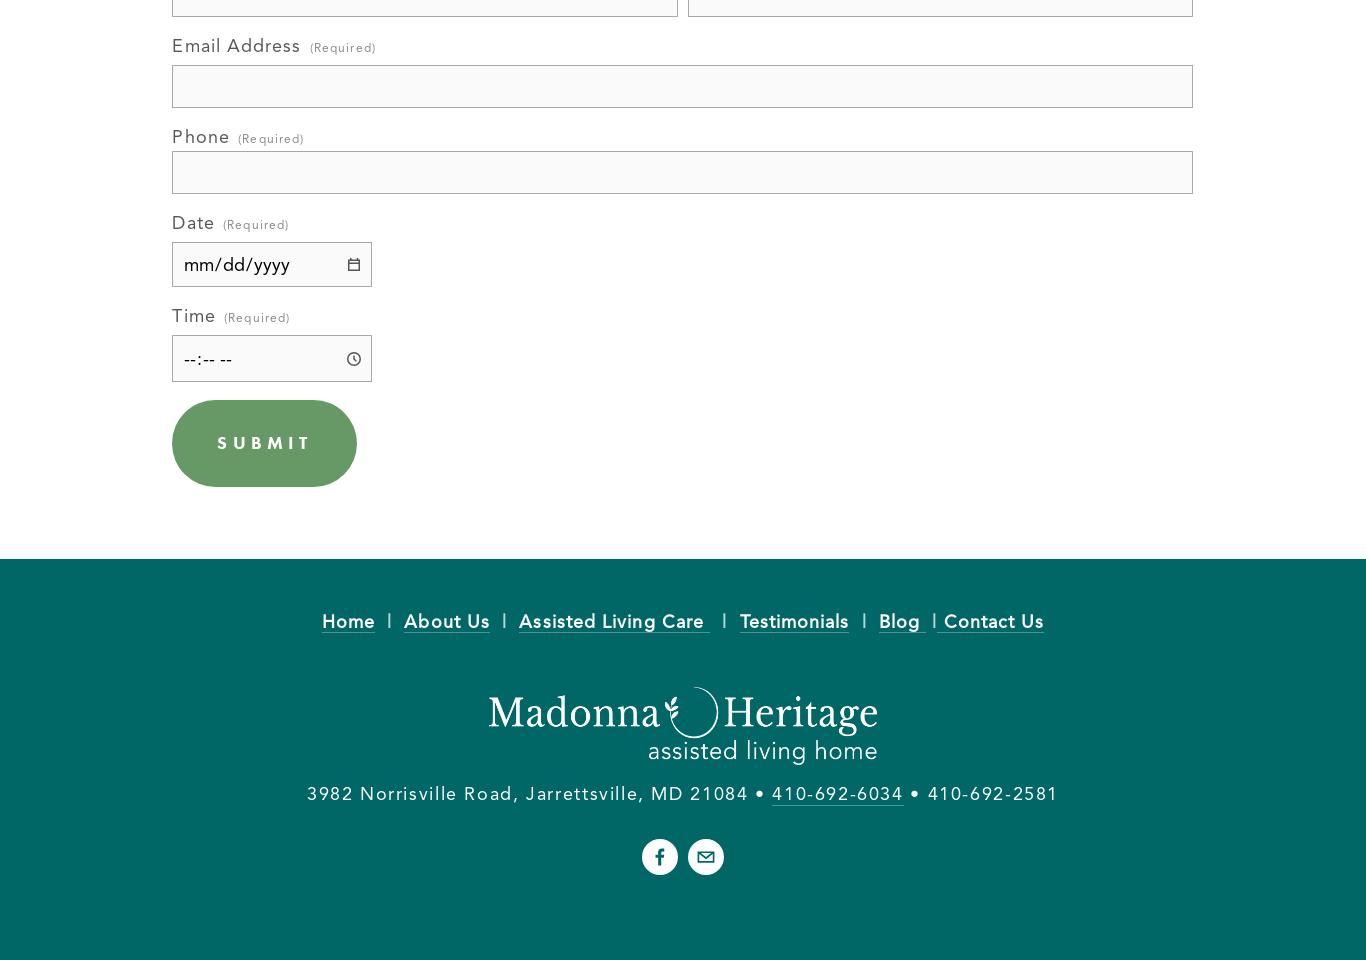  I want to click on 'Blog', so click(900, 619).